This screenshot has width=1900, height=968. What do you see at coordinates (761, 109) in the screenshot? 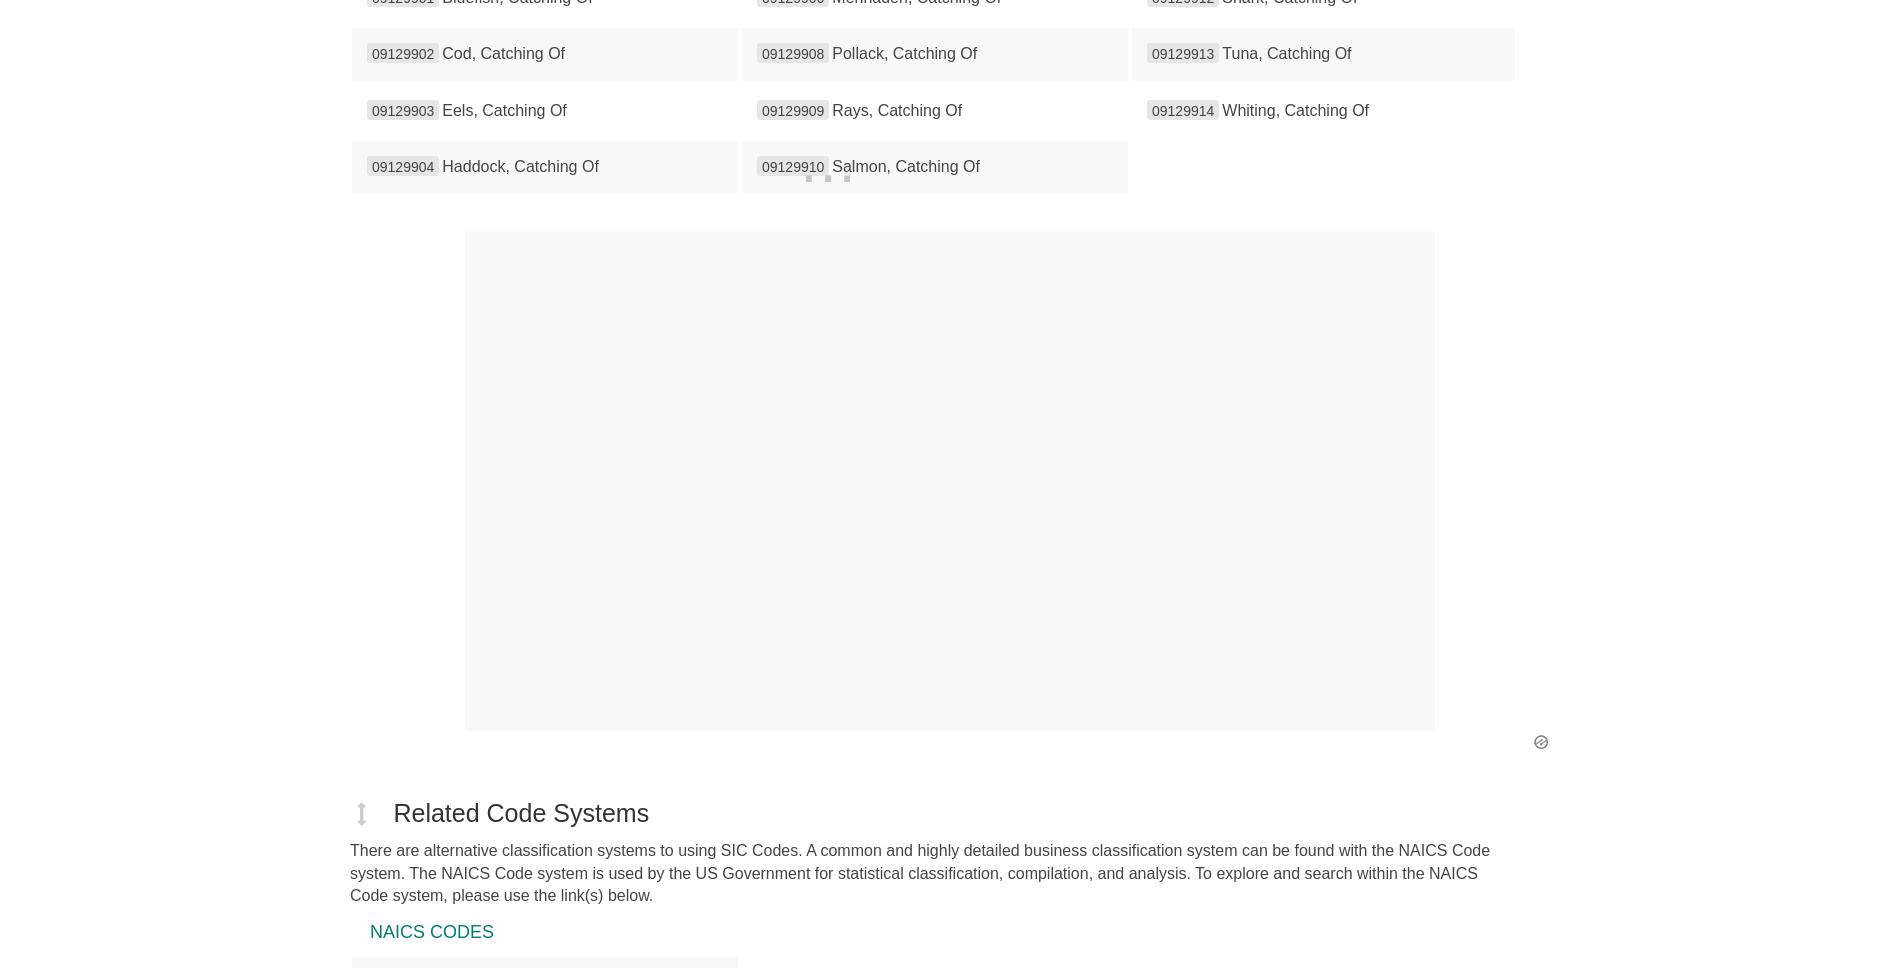
I see `'09129909'` at bounding box center [761, 109].